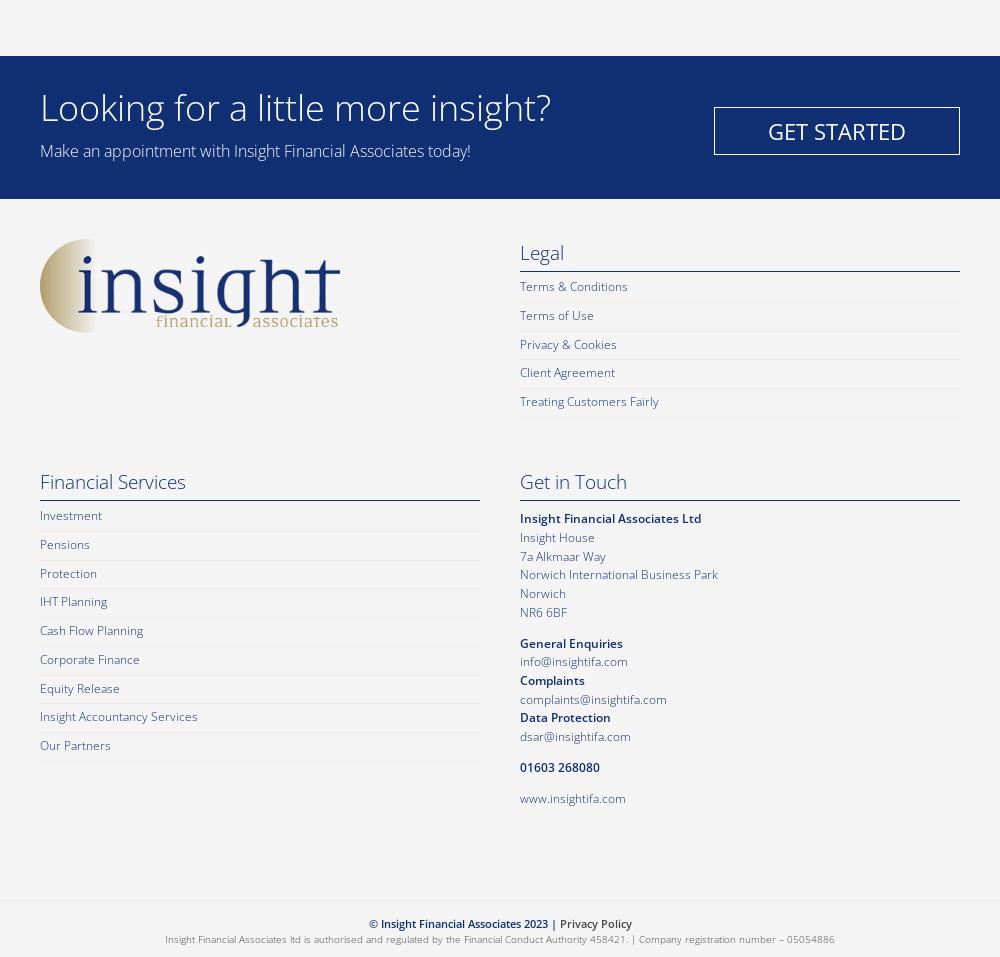  What do you see at coordinates (562, 555) in the screenshot?
I see `'7a Alkmaar Way'` at bounding box center [562, 555].